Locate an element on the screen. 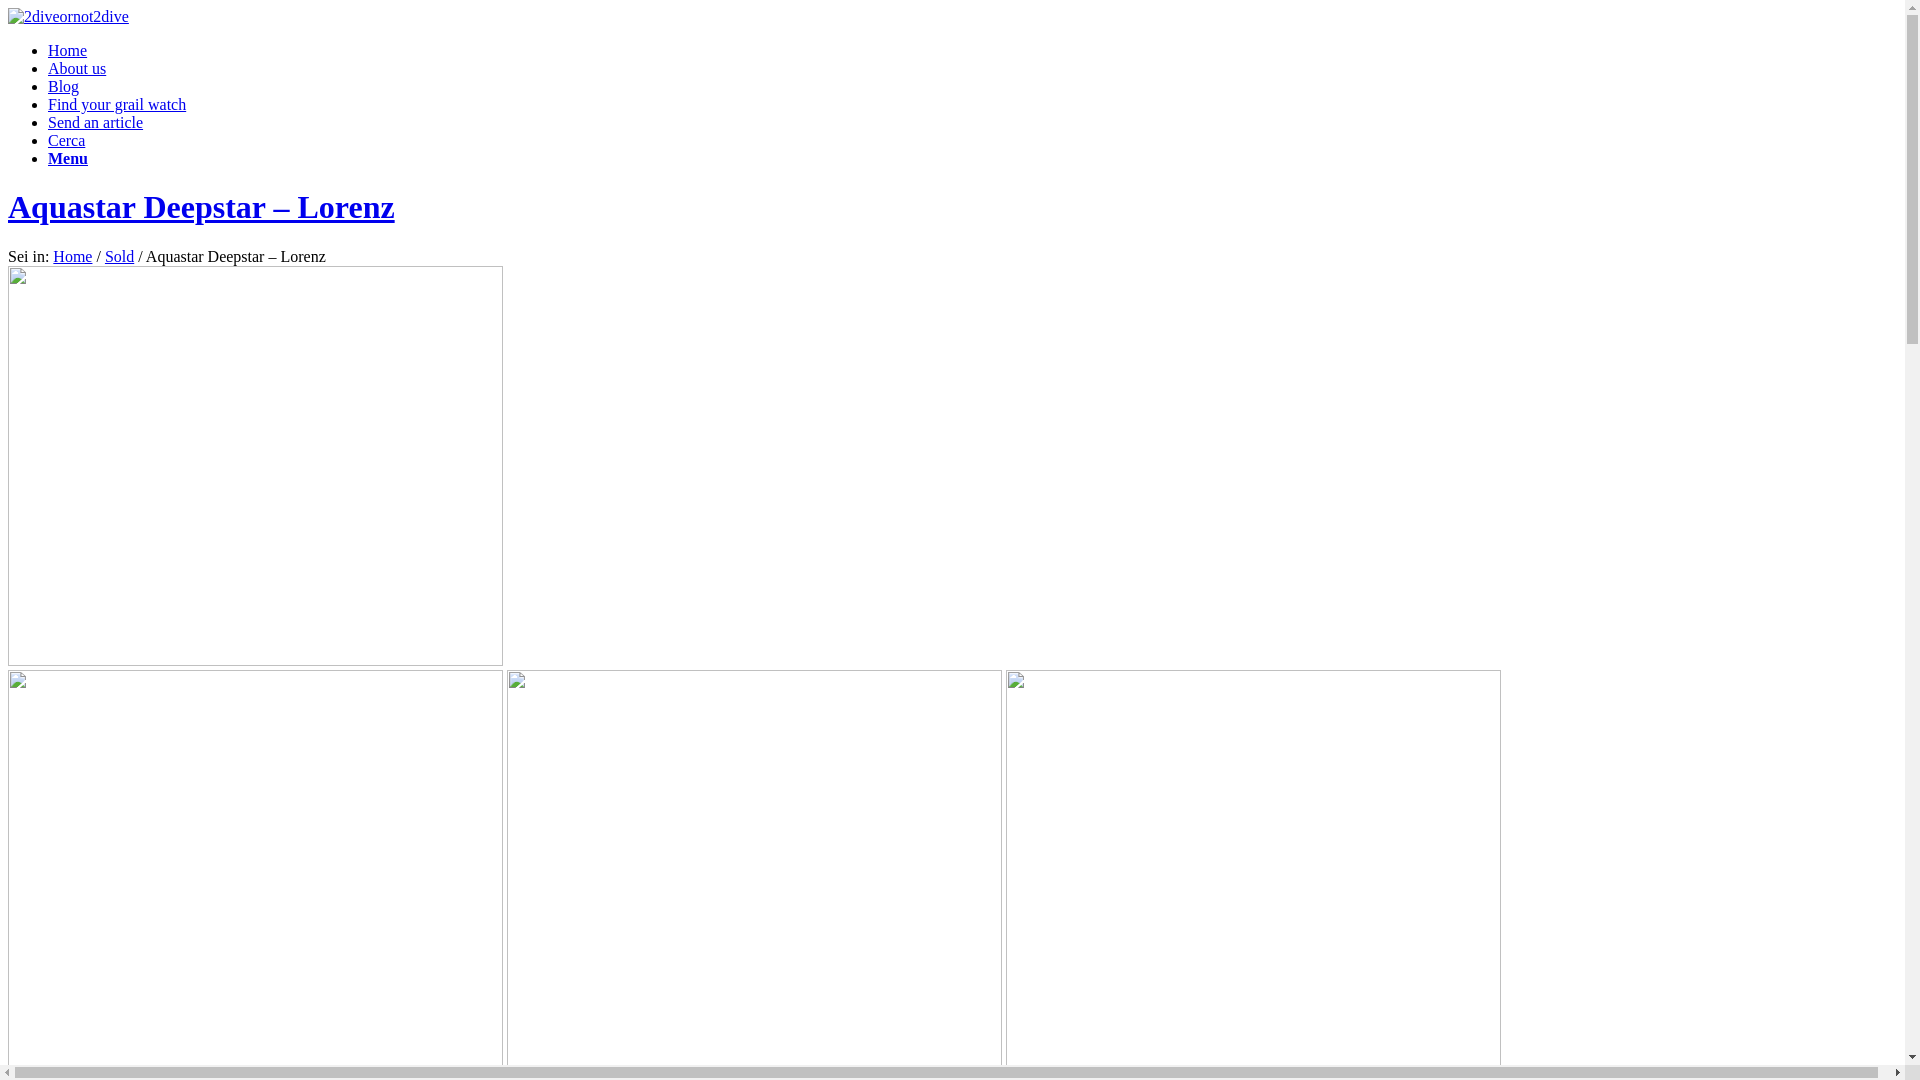  '20190625_145811' is located at coordinates (254, 869).